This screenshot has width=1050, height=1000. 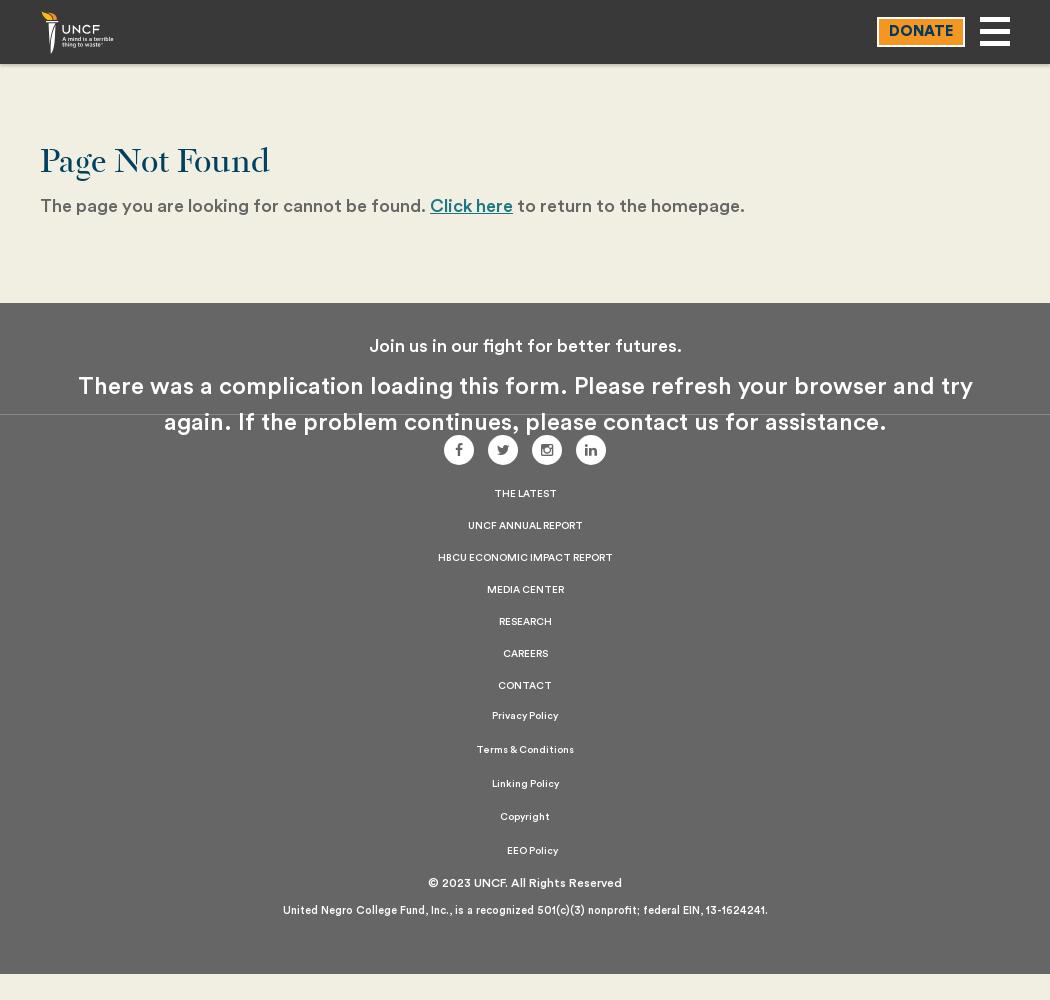 I want to click on 'Click here', so click(x=471, y=205).